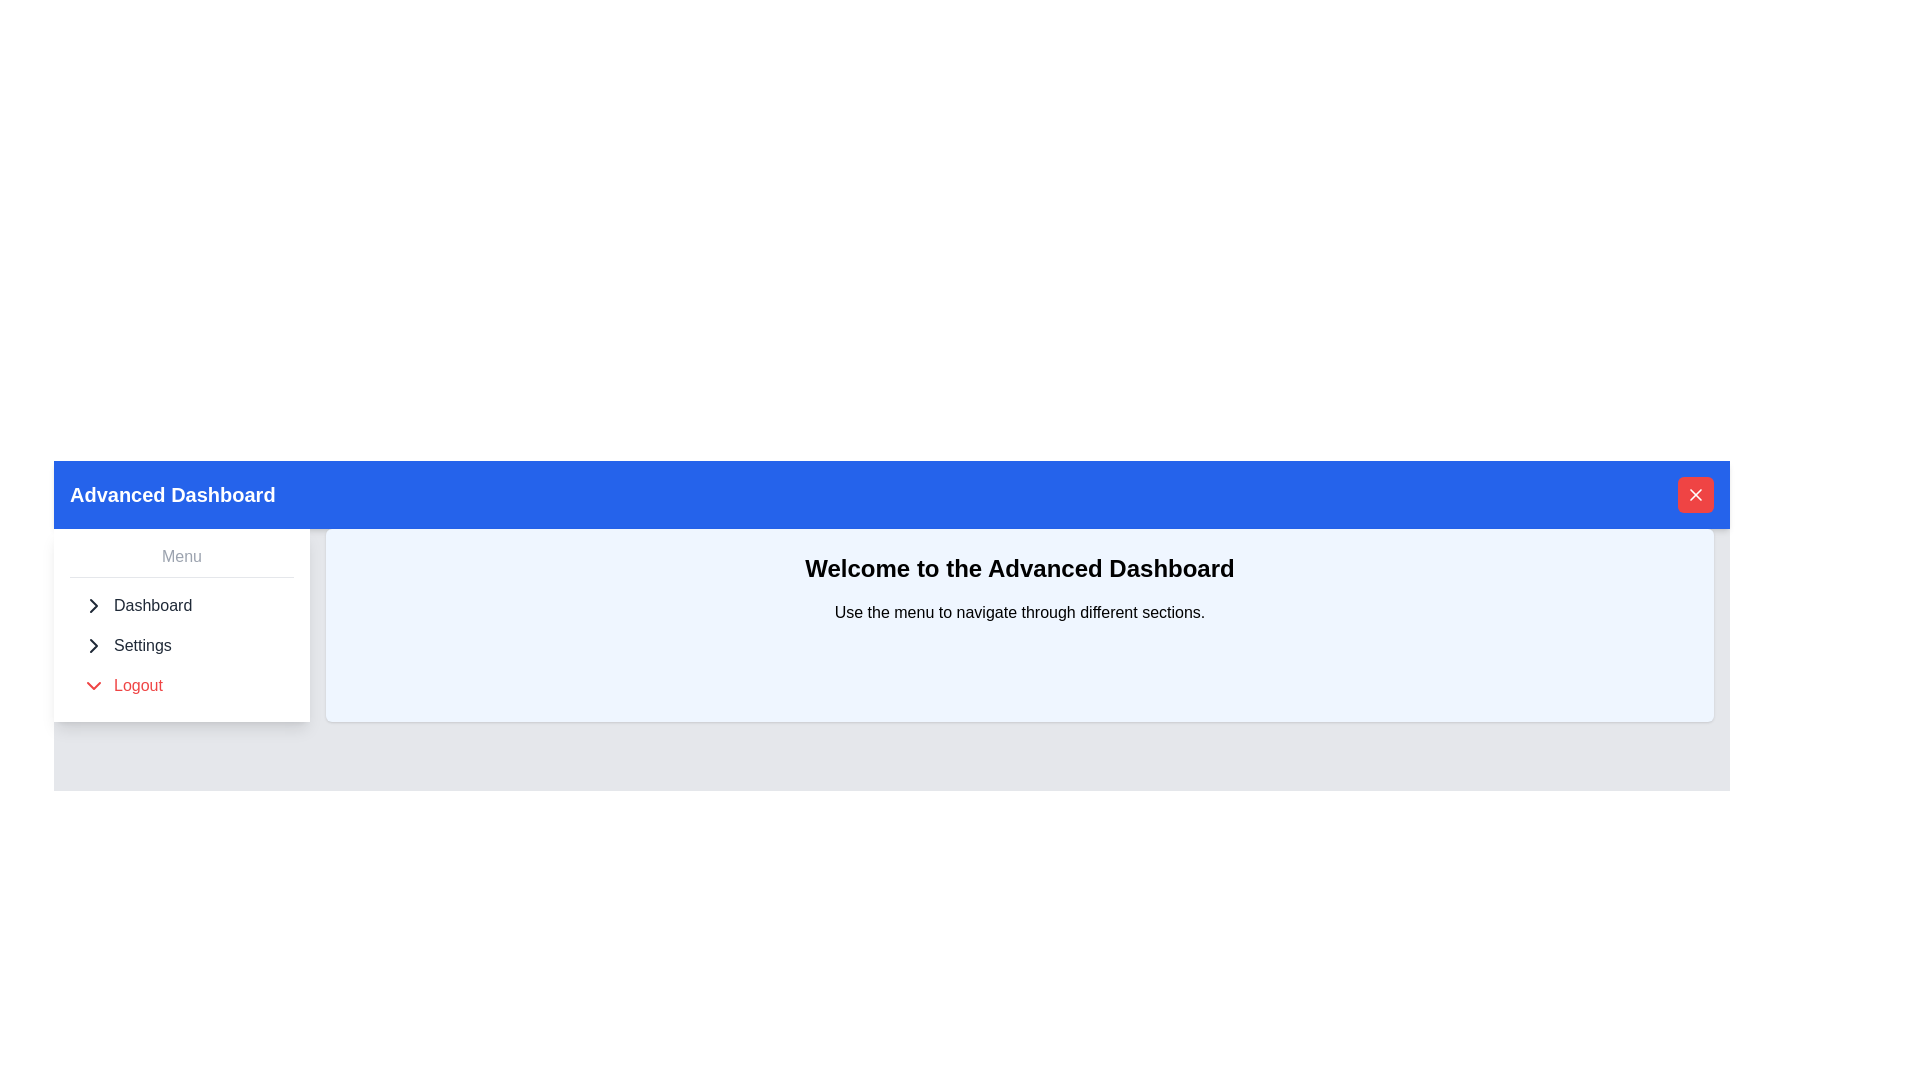 Image resolution: width=1920 pixels, height=1080 pixels. What do you see at coordinates (93, 645) in the screenshot?
I see `the chevron icon located in the sidebar under the 'Menu' label` at bounding box center [93, 645].